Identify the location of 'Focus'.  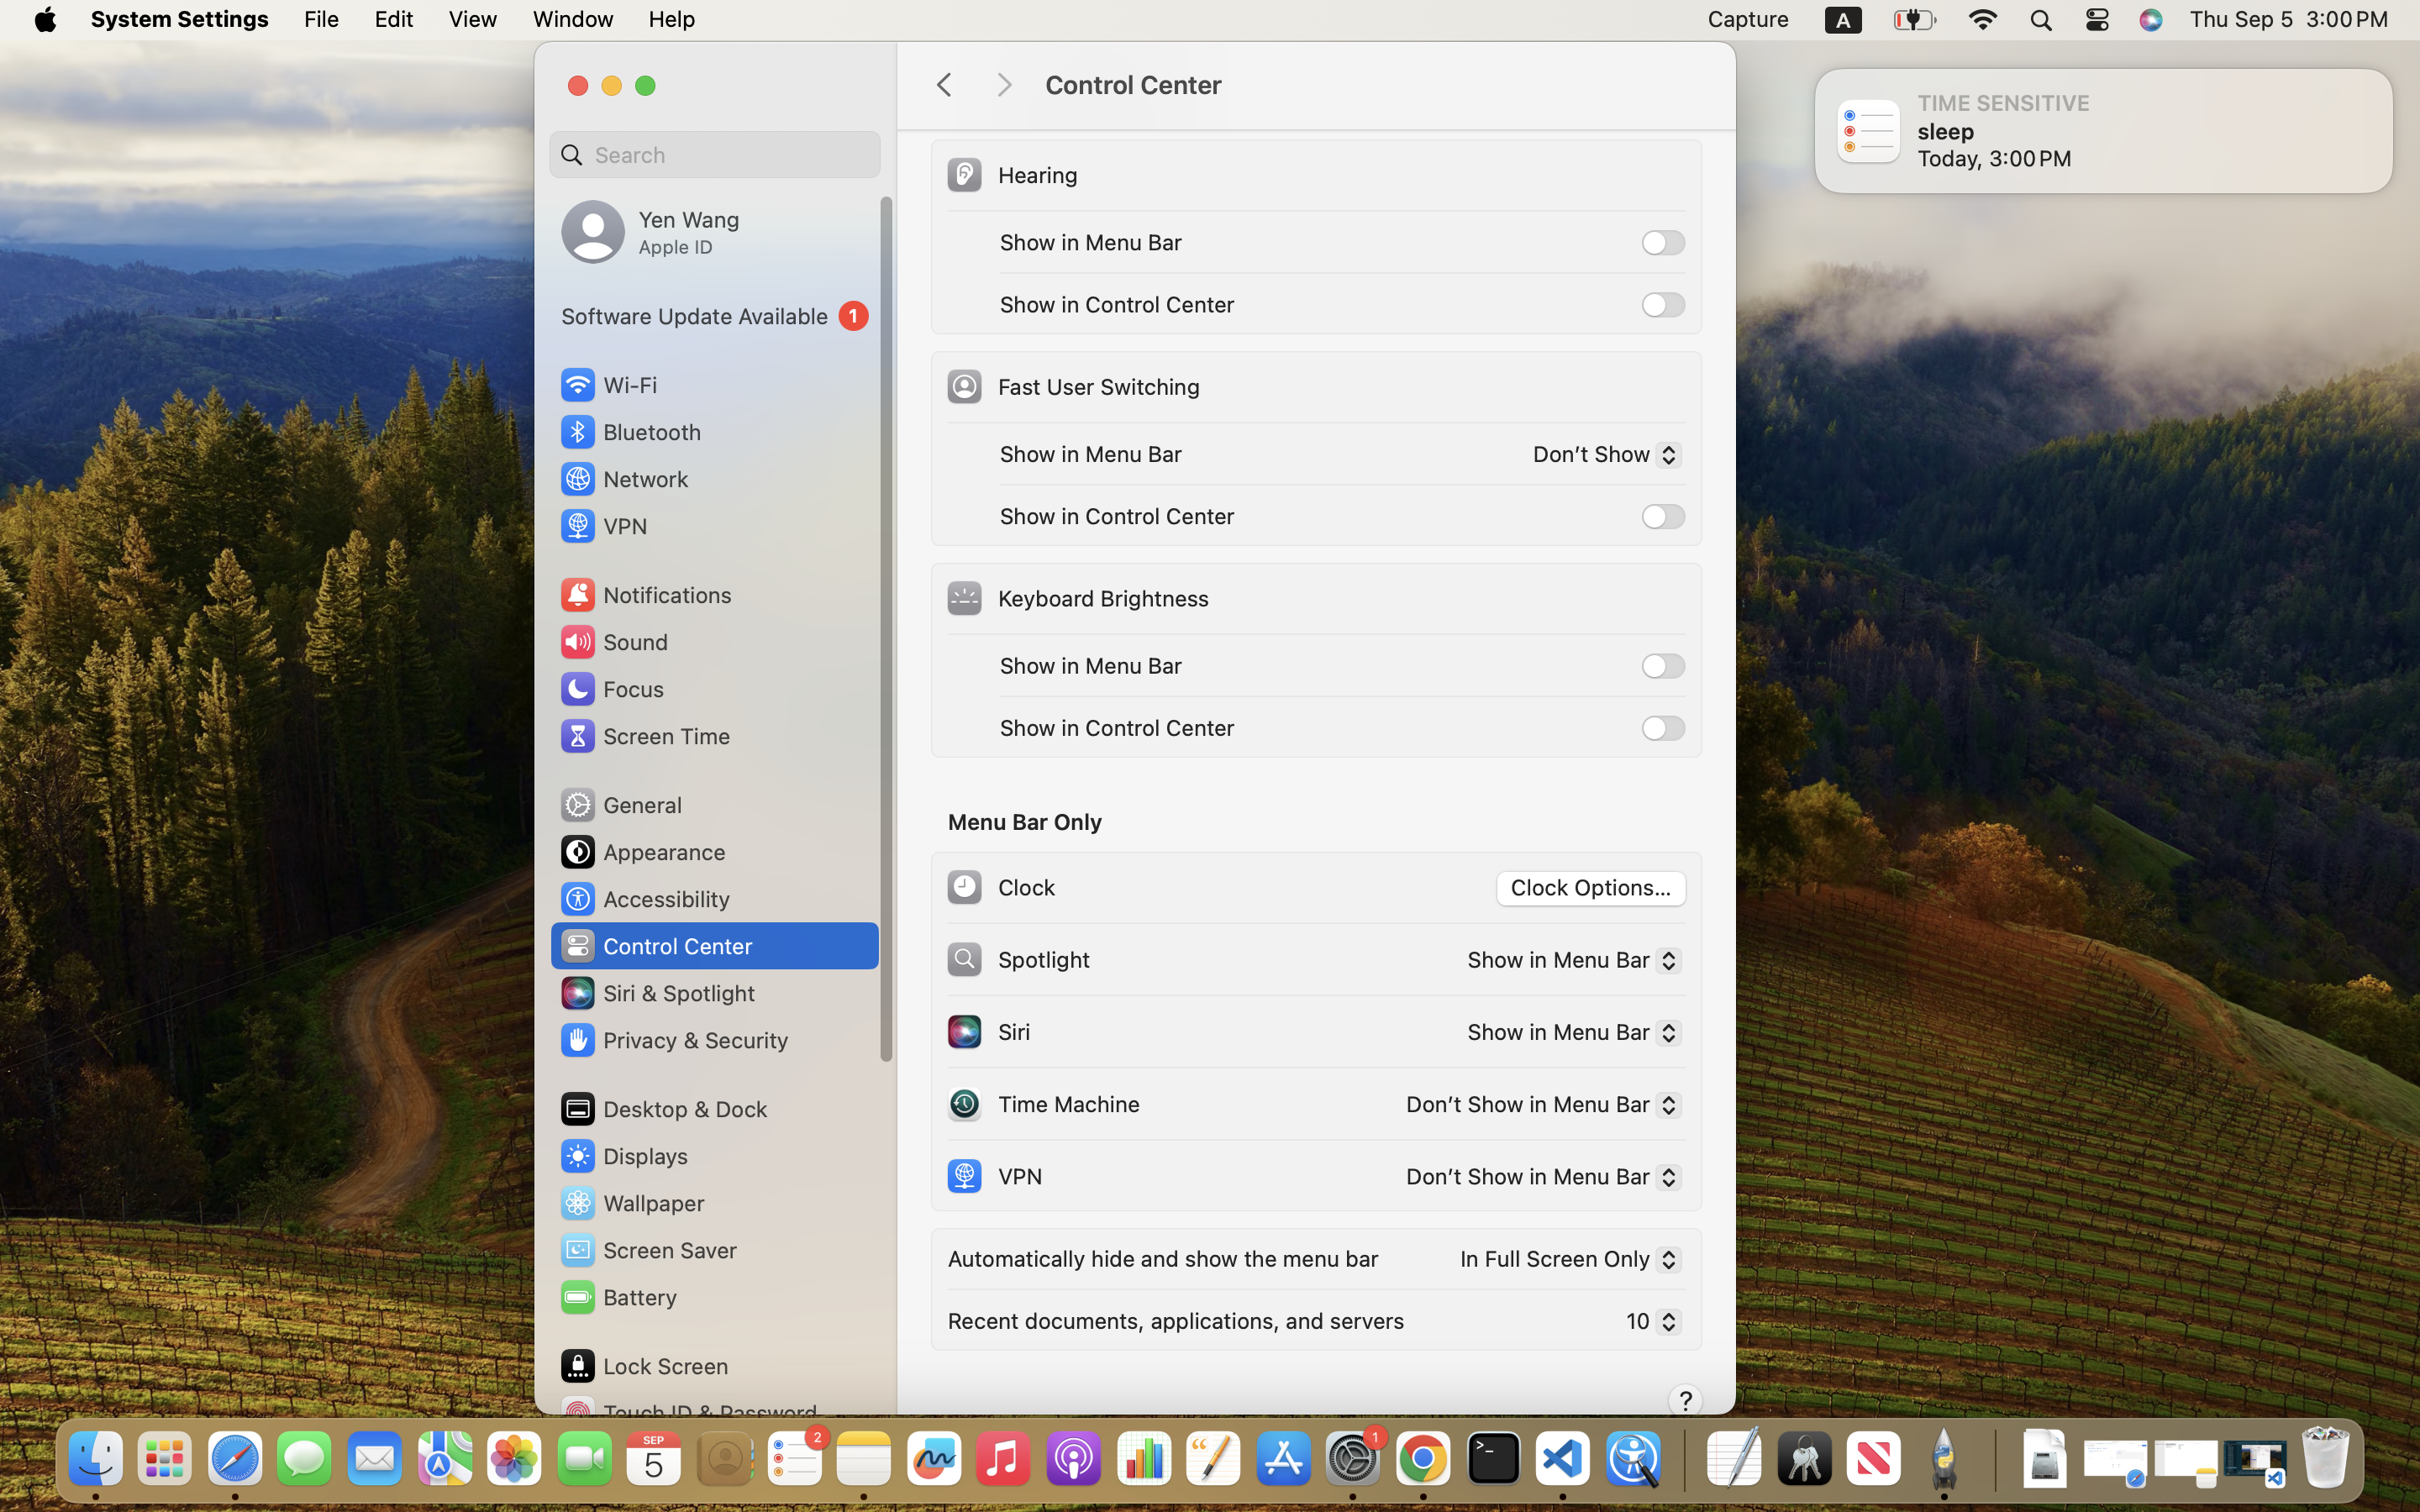
(609, 687).